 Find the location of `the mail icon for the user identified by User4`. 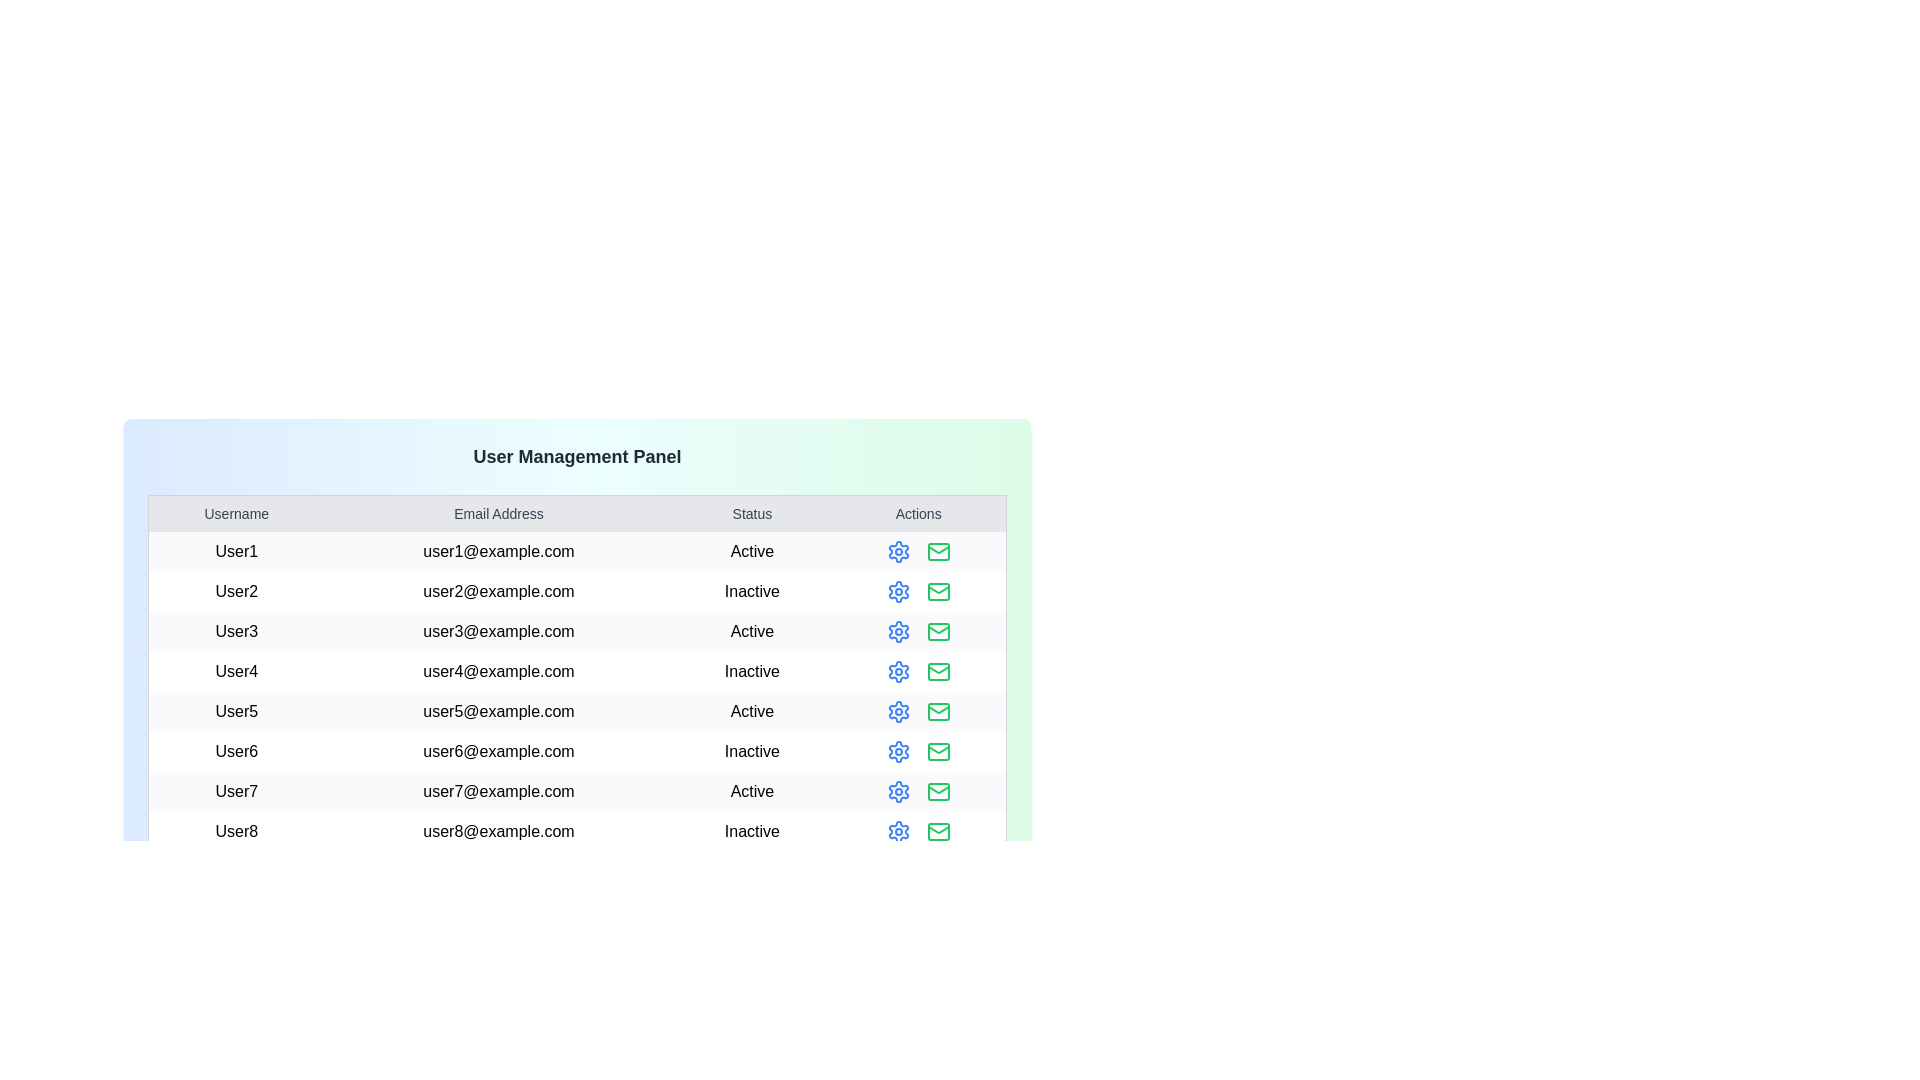

the mail icon for the user identified by User4 is located at coordinates (937, 671).